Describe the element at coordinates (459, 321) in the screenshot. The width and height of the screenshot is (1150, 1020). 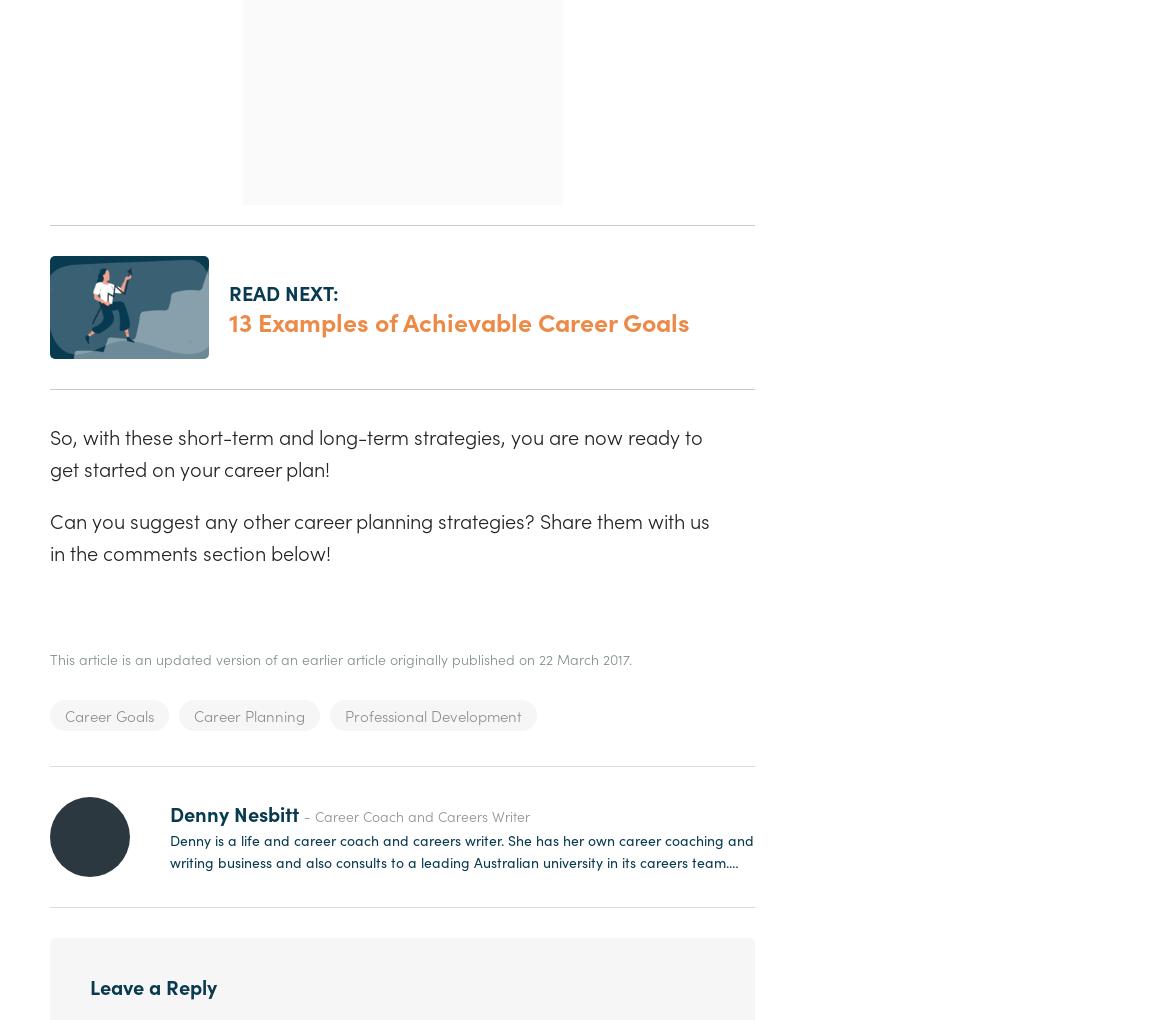
I see `'13 Examples of Achievable Career Goals'` at that location.